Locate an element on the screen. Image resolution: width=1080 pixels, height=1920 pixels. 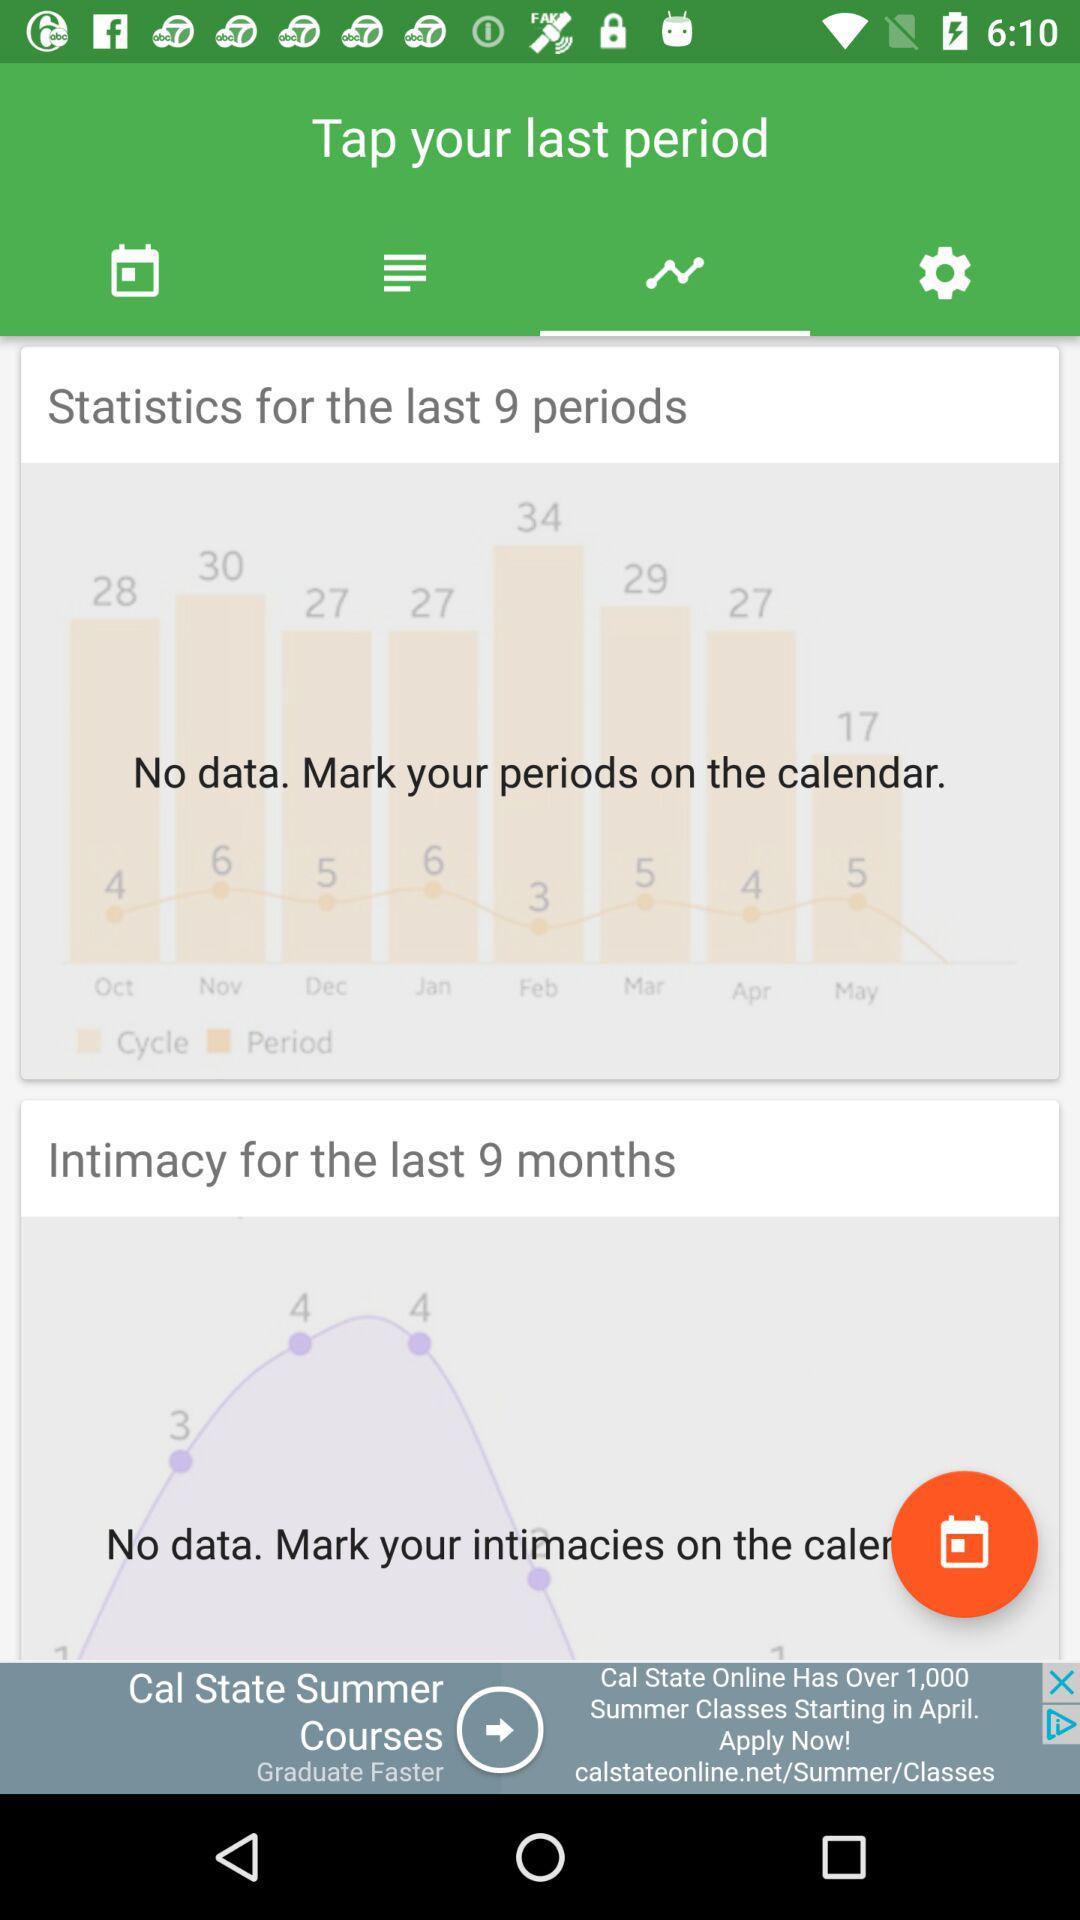
calendar is located at coordinates (963, 1543).